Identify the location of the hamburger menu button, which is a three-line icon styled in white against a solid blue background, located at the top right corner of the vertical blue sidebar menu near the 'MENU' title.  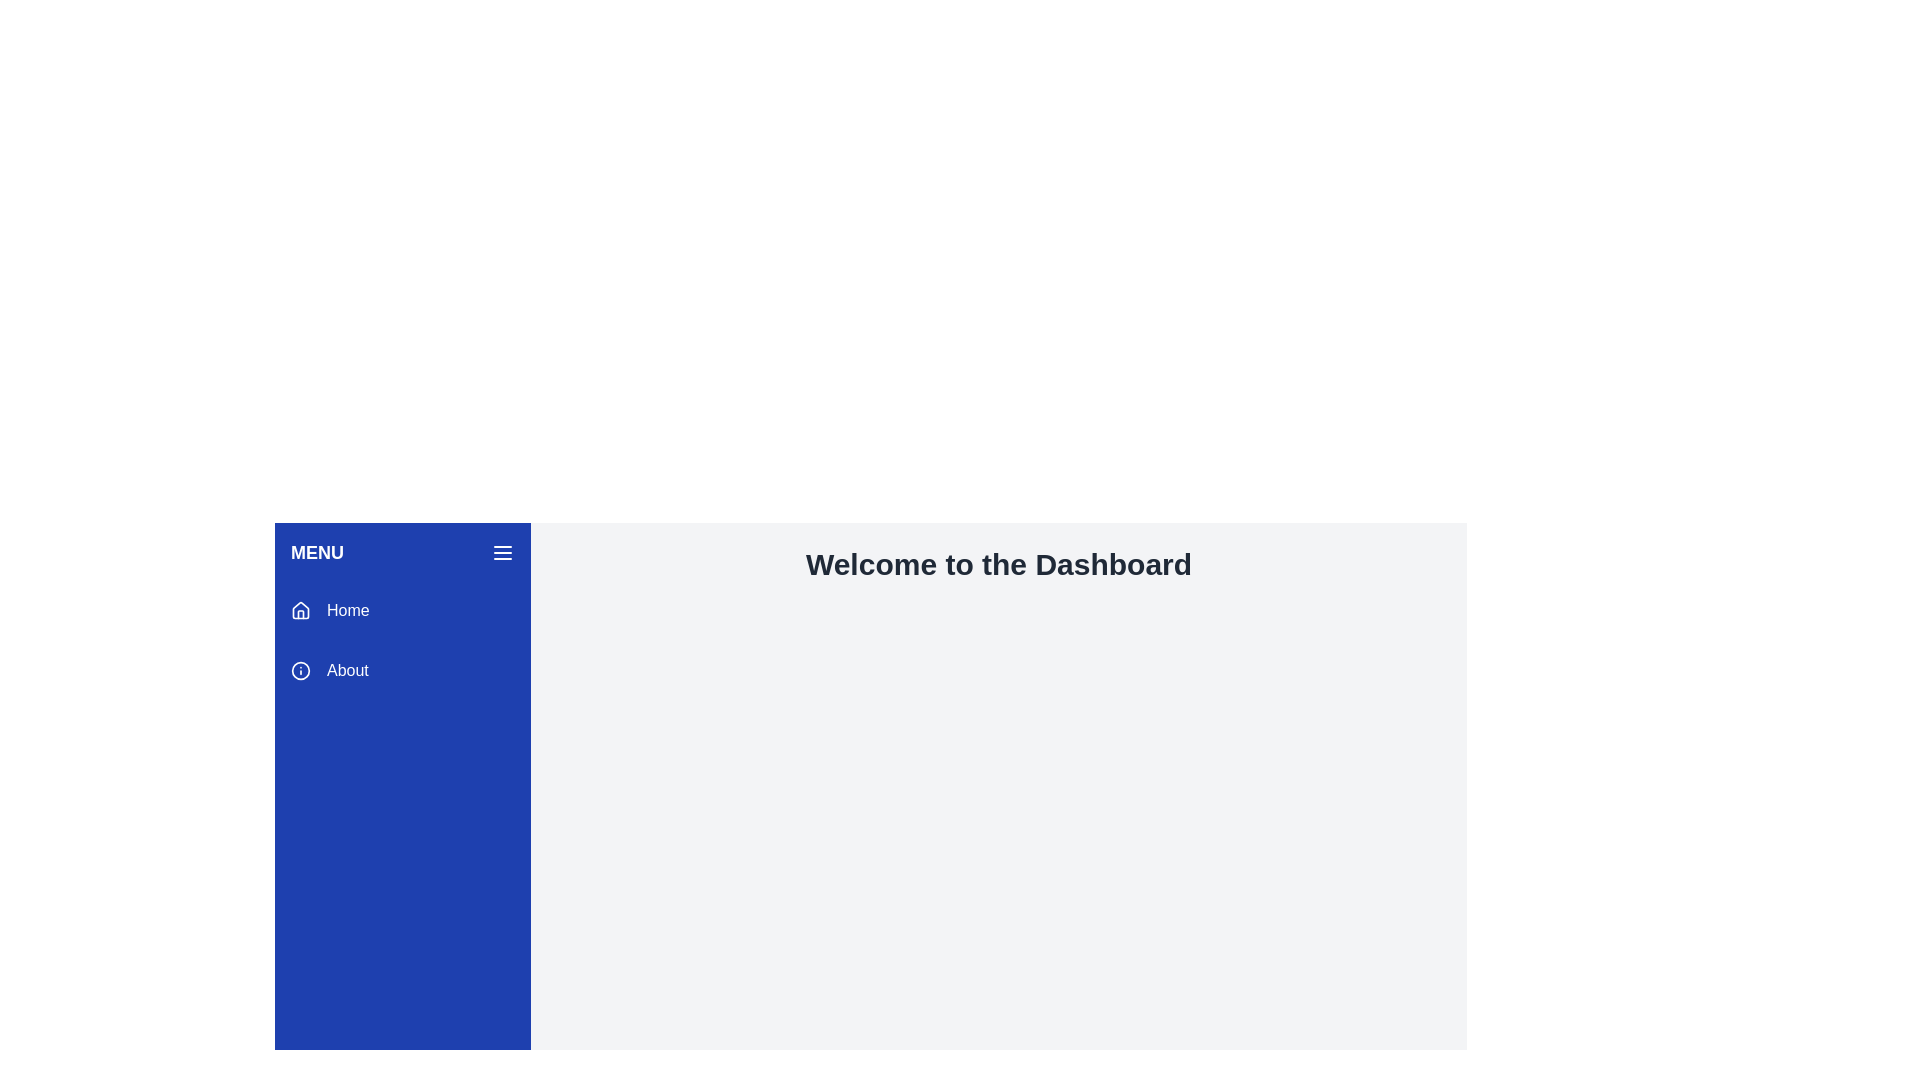
(503, 552).